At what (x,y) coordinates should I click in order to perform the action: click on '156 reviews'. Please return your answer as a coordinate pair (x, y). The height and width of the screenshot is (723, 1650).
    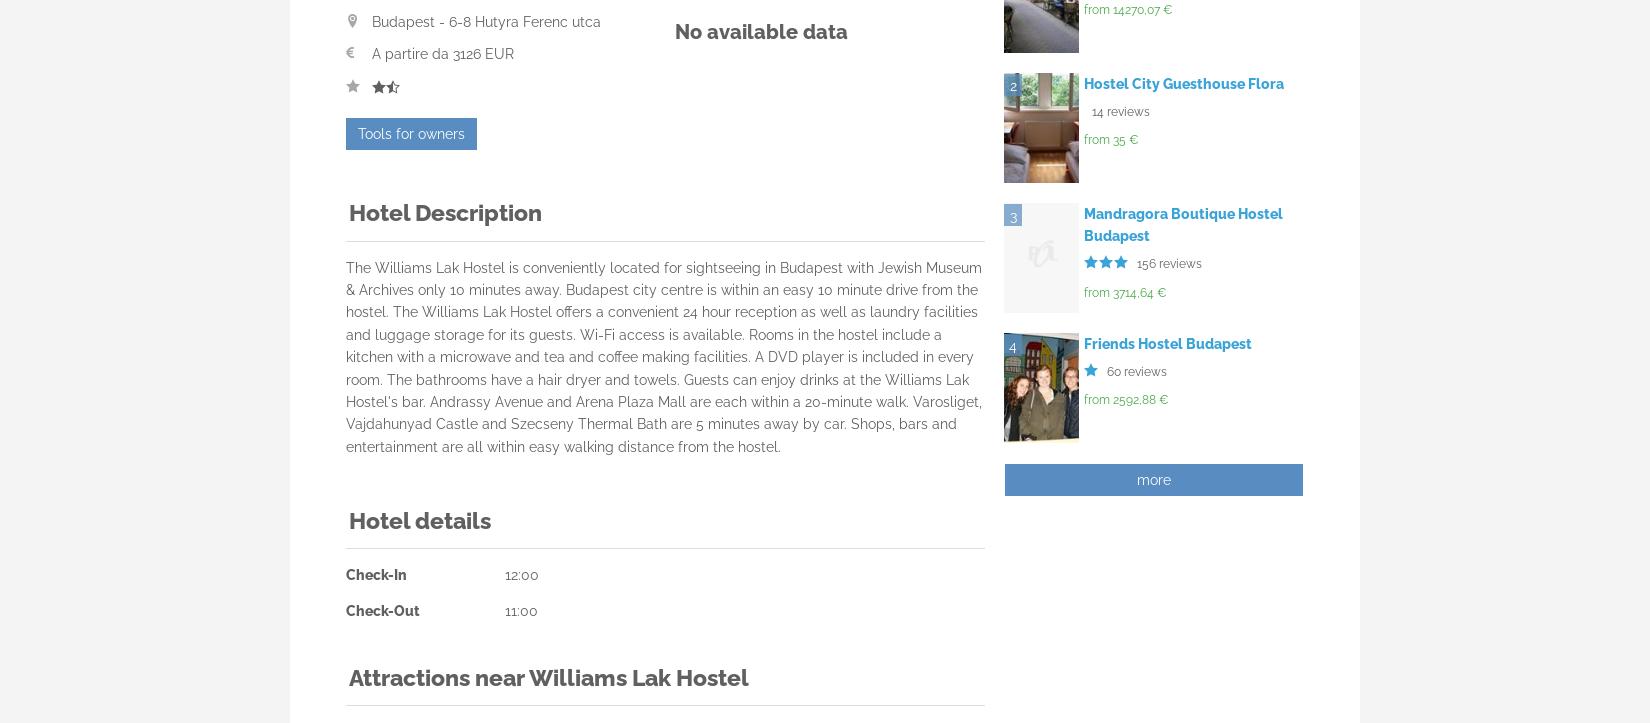
    Looking at the image, I should click on (1169, 262).